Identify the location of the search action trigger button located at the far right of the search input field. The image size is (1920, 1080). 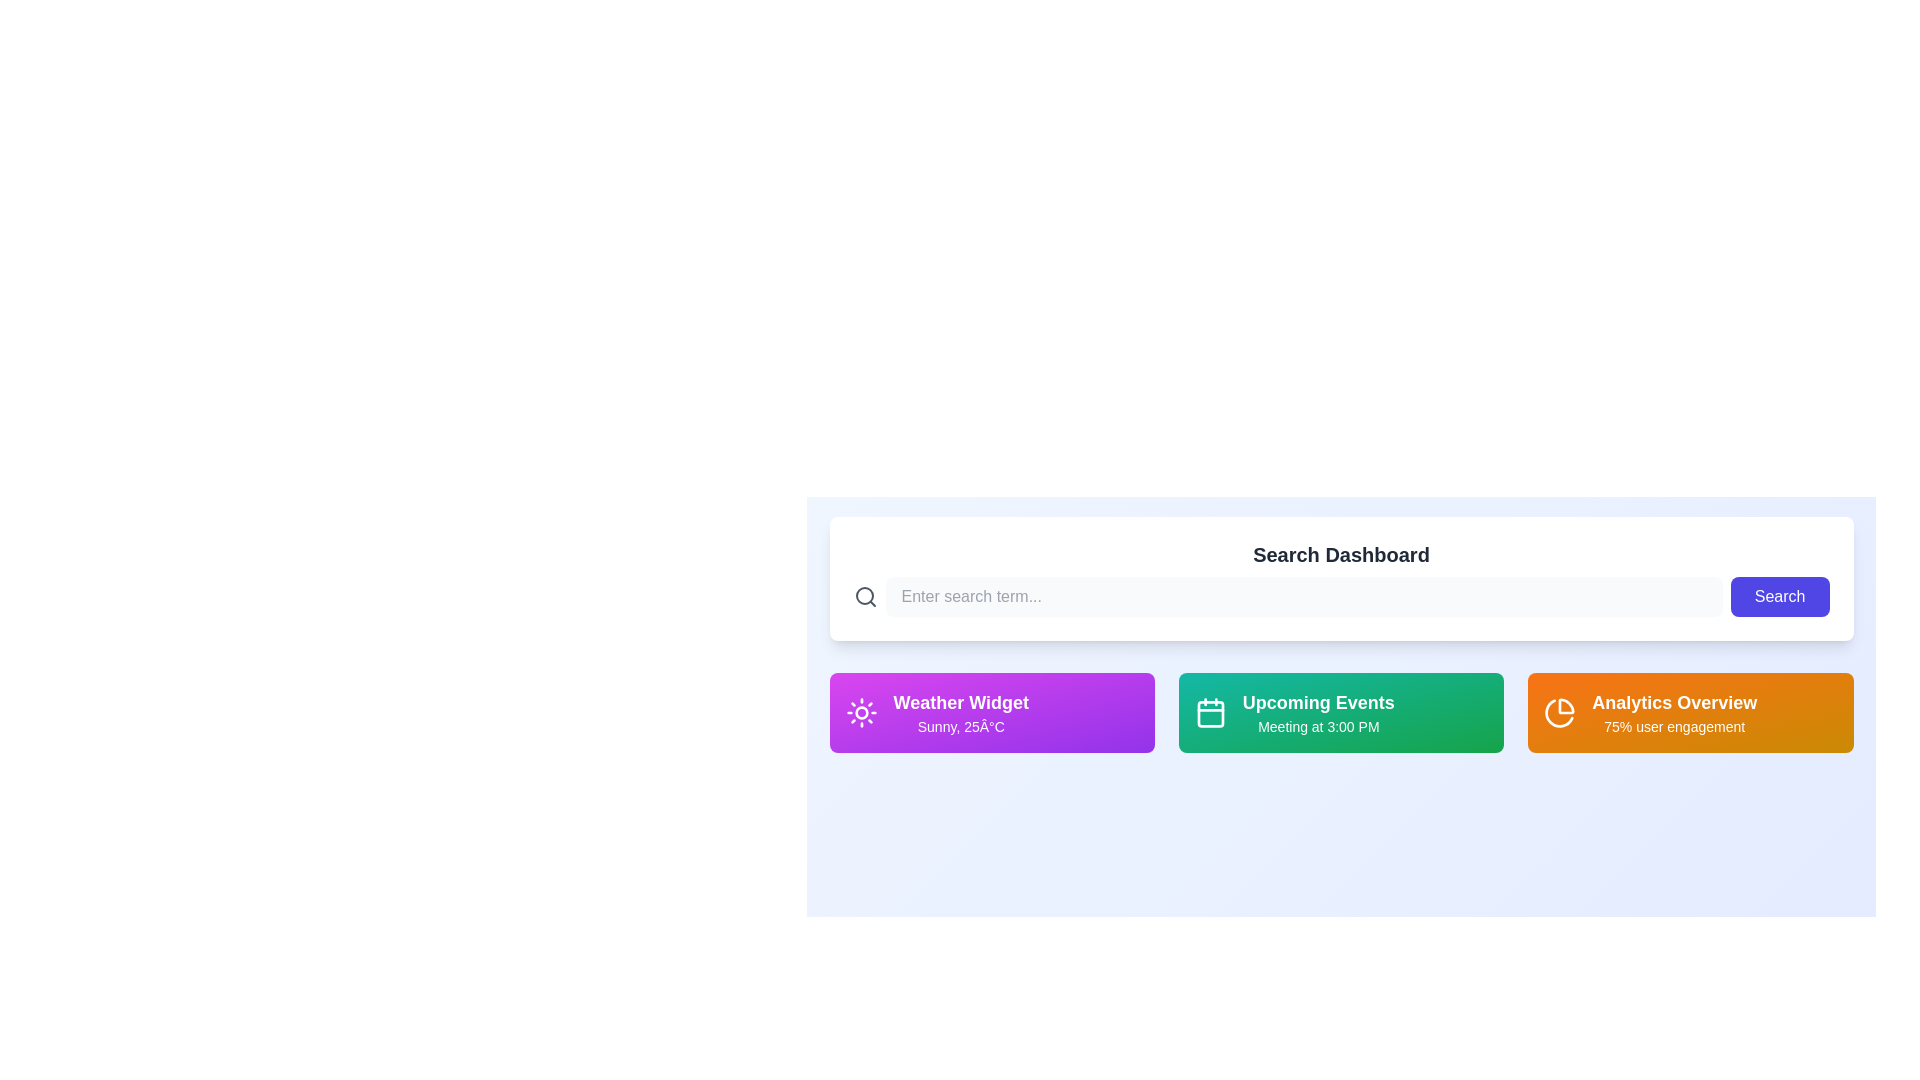
(1780, 596).